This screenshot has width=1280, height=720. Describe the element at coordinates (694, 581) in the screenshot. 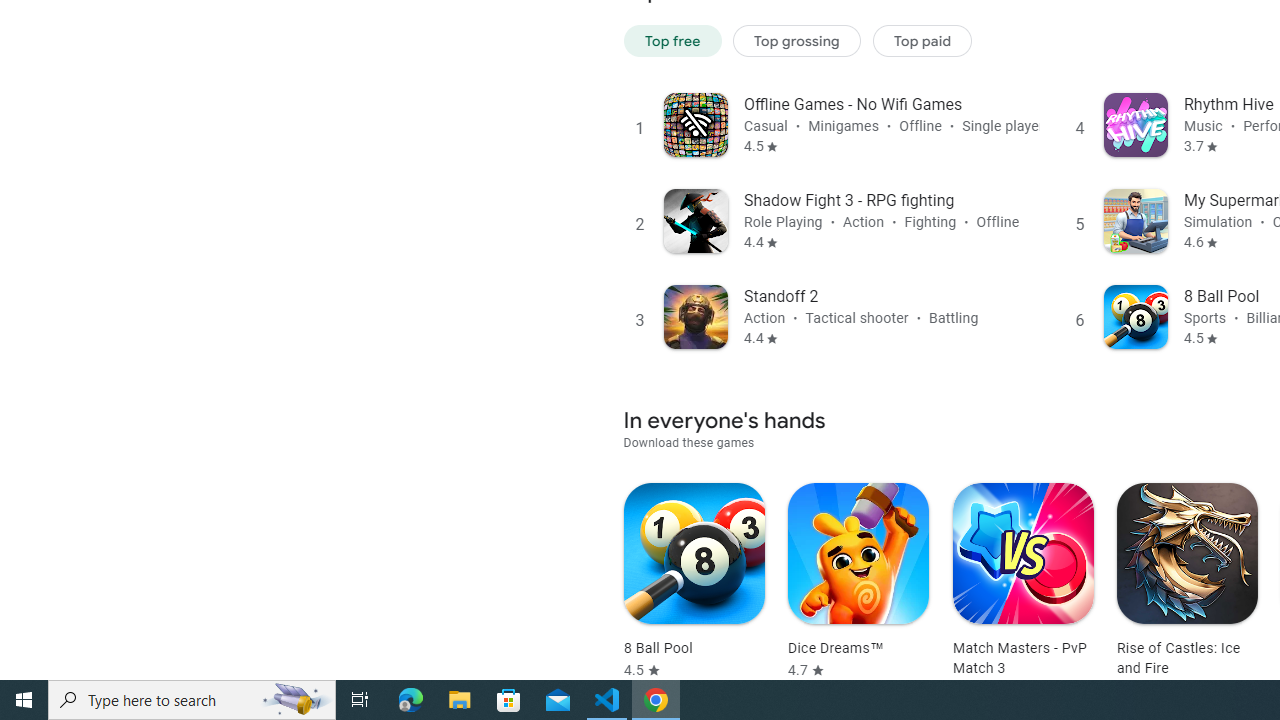

I see `'8 Ball Pool Rated 4.5 stars out of five stars'` at that location.